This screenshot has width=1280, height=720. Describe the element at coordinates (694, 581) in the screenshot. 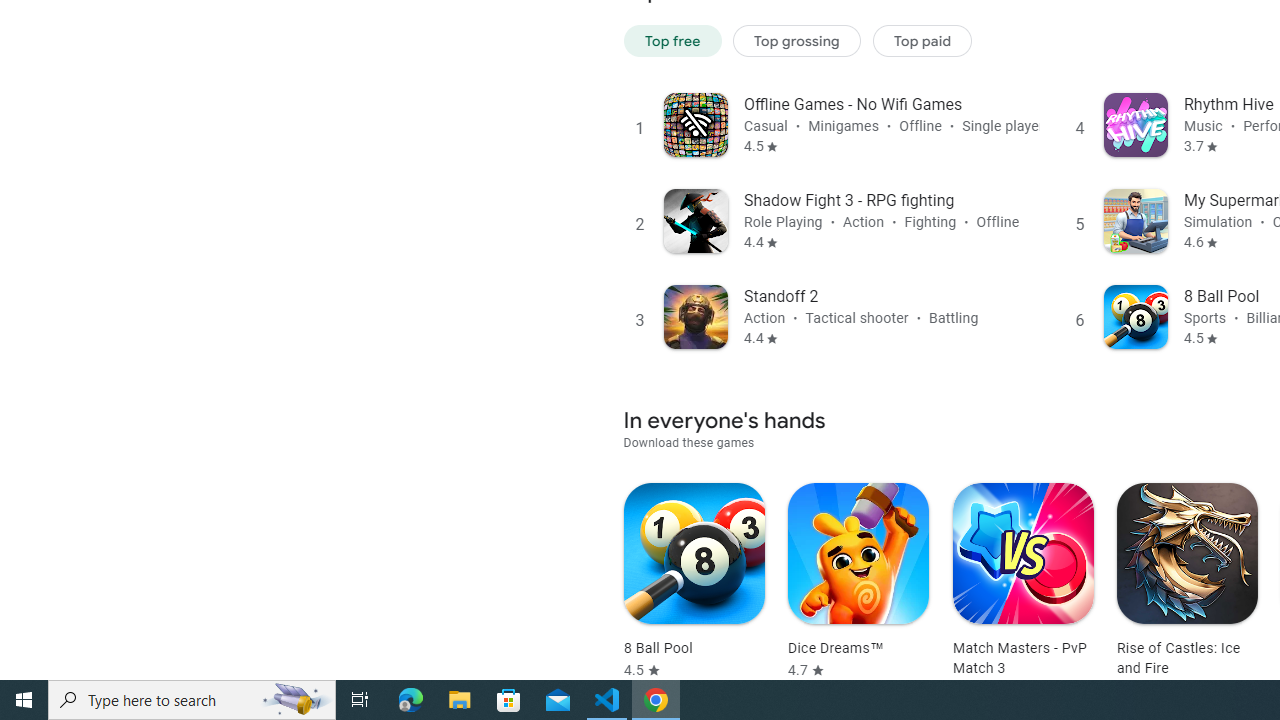

I see `'8 Ball Pool Rated 4.5 stars out of five stars'` at that location.